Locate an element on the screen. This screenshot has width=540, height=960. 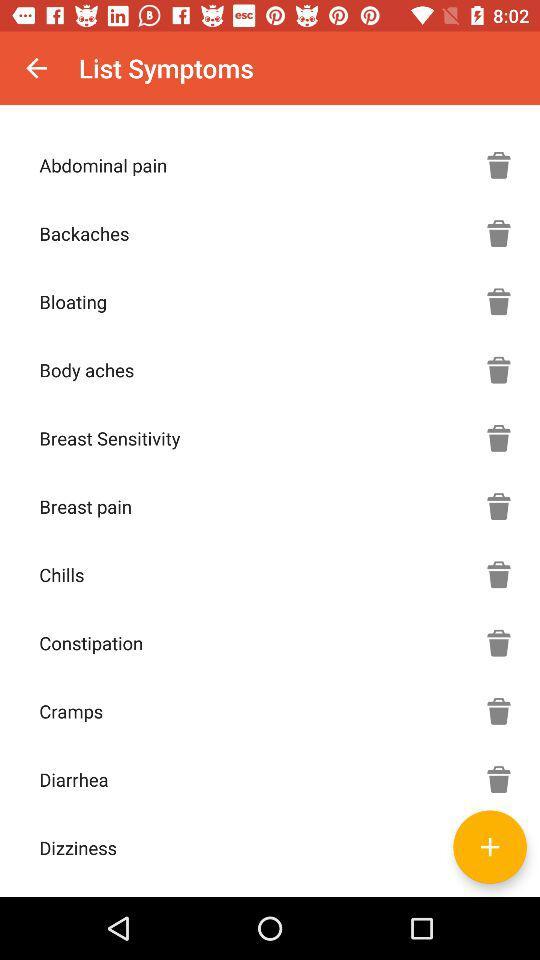
delete selected symptom is located at coordinates (498, 778).